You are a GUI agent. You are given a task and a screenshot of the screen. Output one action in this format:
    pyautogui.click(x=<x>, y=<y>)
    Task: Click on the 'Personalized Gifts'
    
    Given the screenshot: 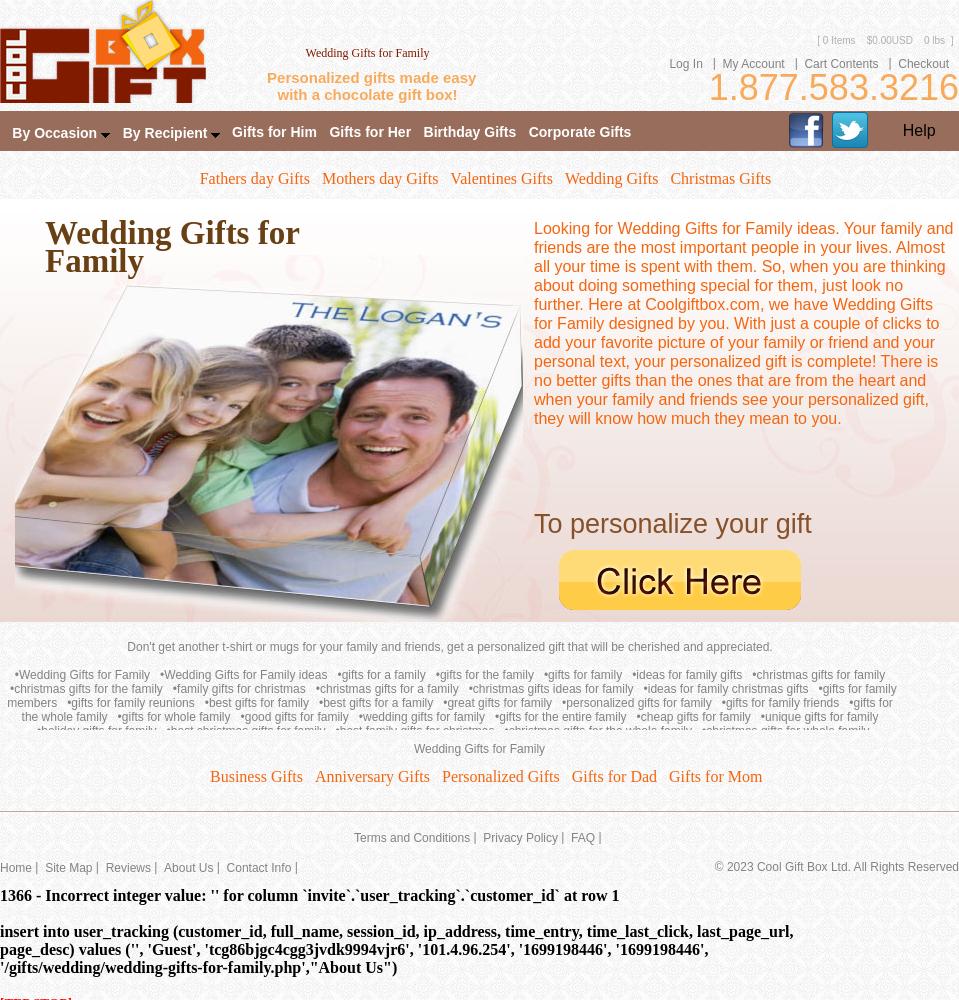 What is the action you would take?
    pyautogui.click(x=500, y=776)
    